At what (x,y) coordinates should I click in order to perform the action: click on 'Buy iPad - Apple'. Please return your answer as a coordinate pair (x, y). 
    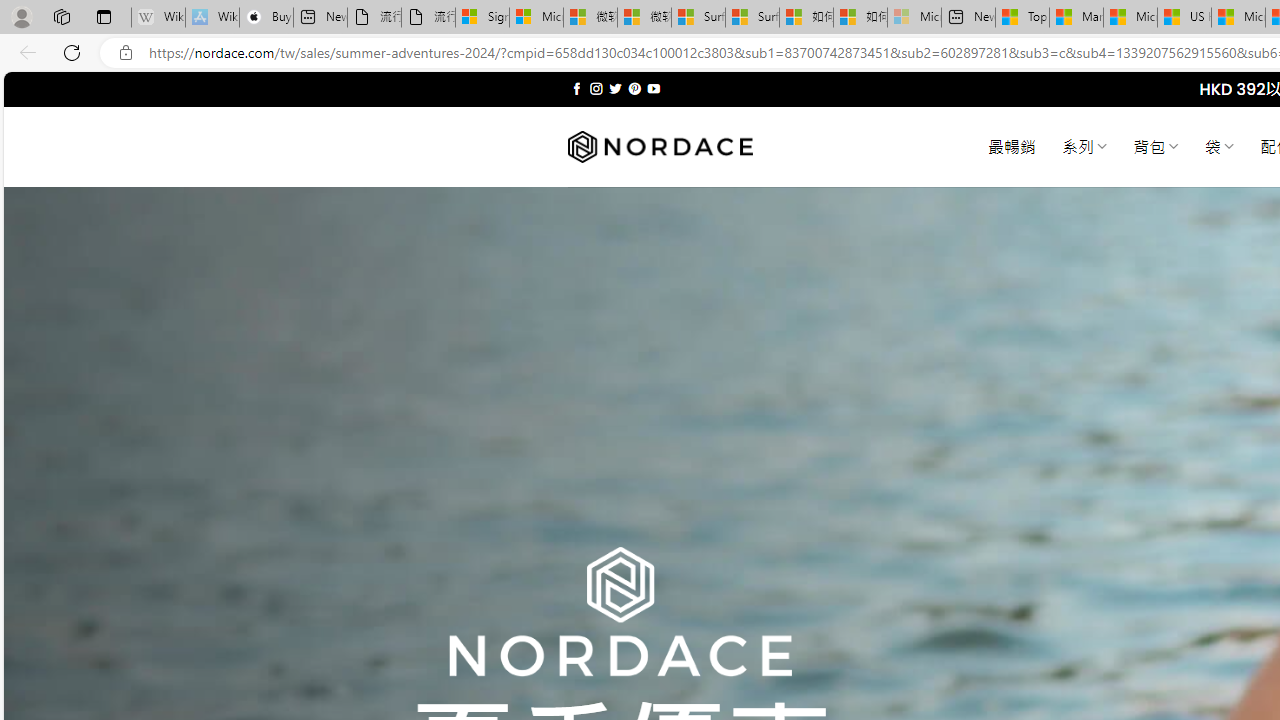
    Looking at the image, I should click on (265, 17).